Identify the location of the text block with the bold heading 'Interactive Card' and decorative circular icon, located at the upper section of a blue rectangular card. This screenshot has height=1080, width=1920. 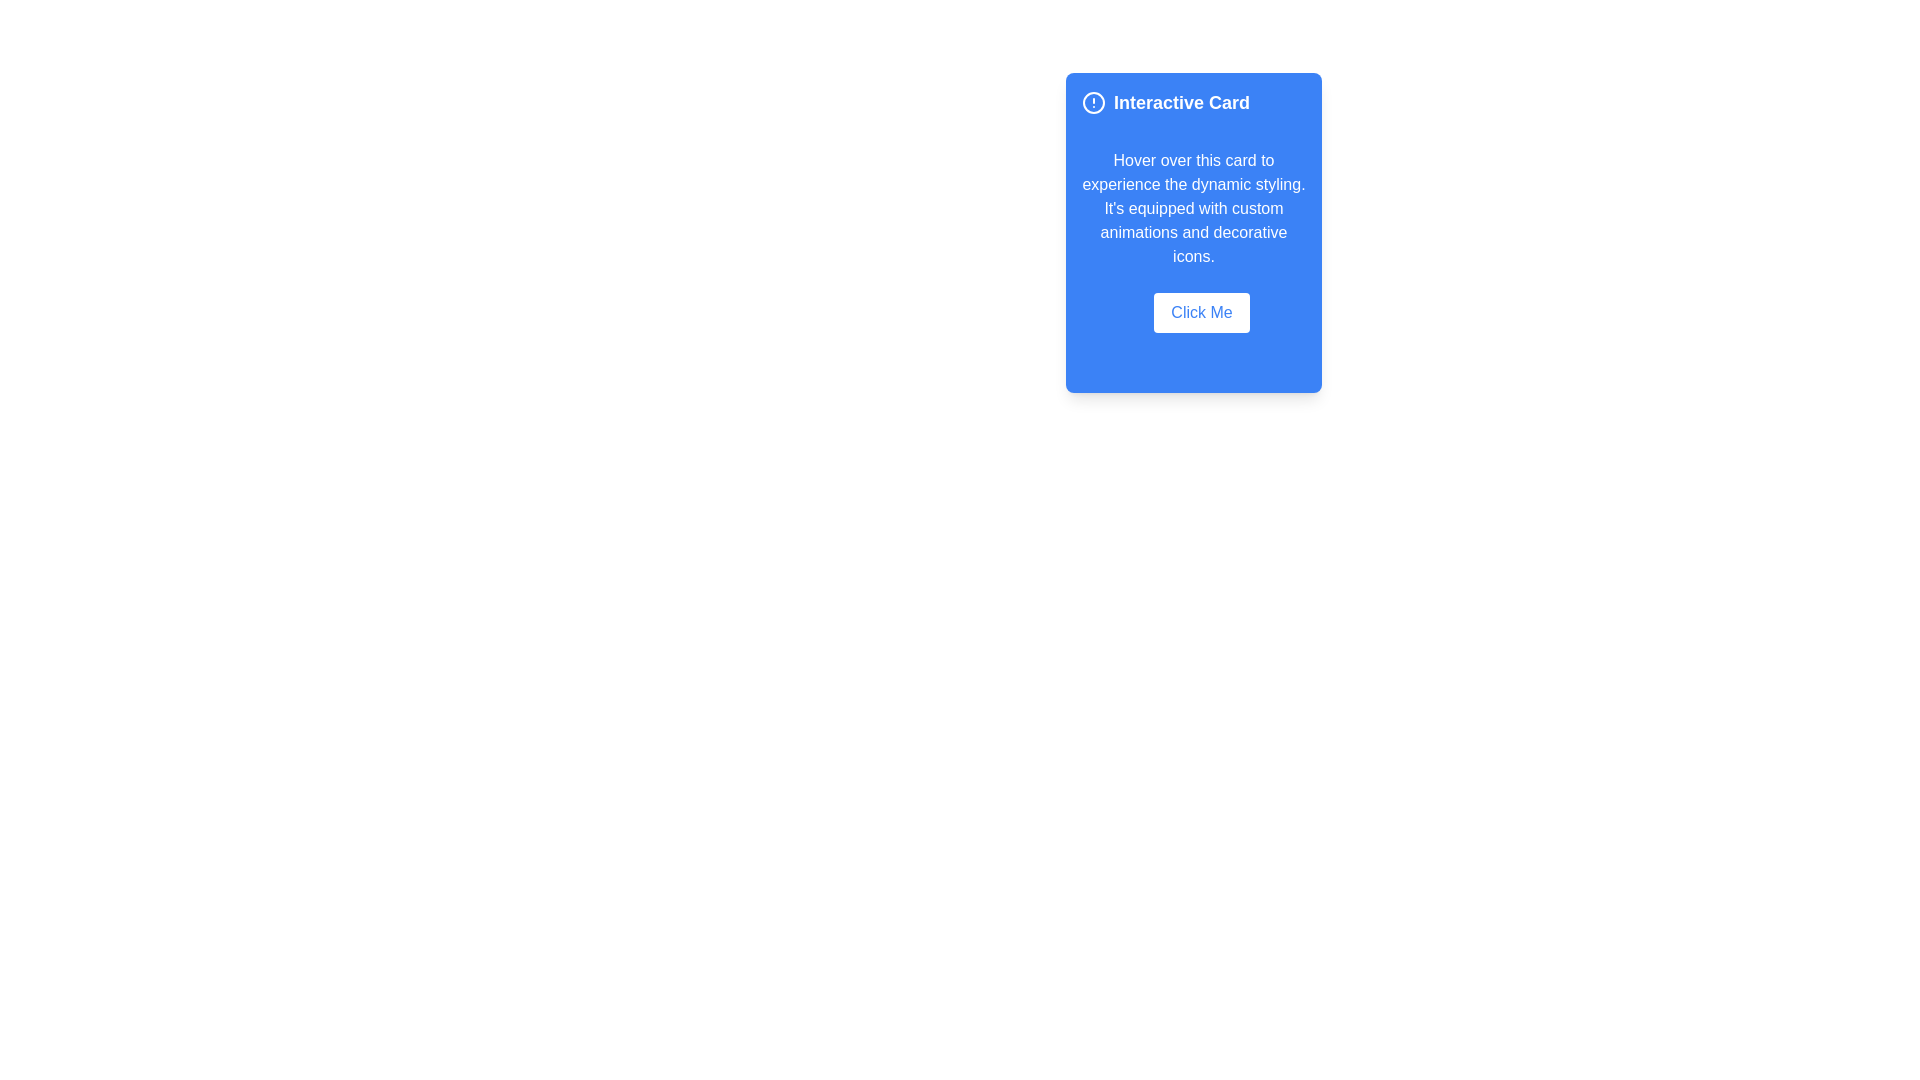
(1194, 103).